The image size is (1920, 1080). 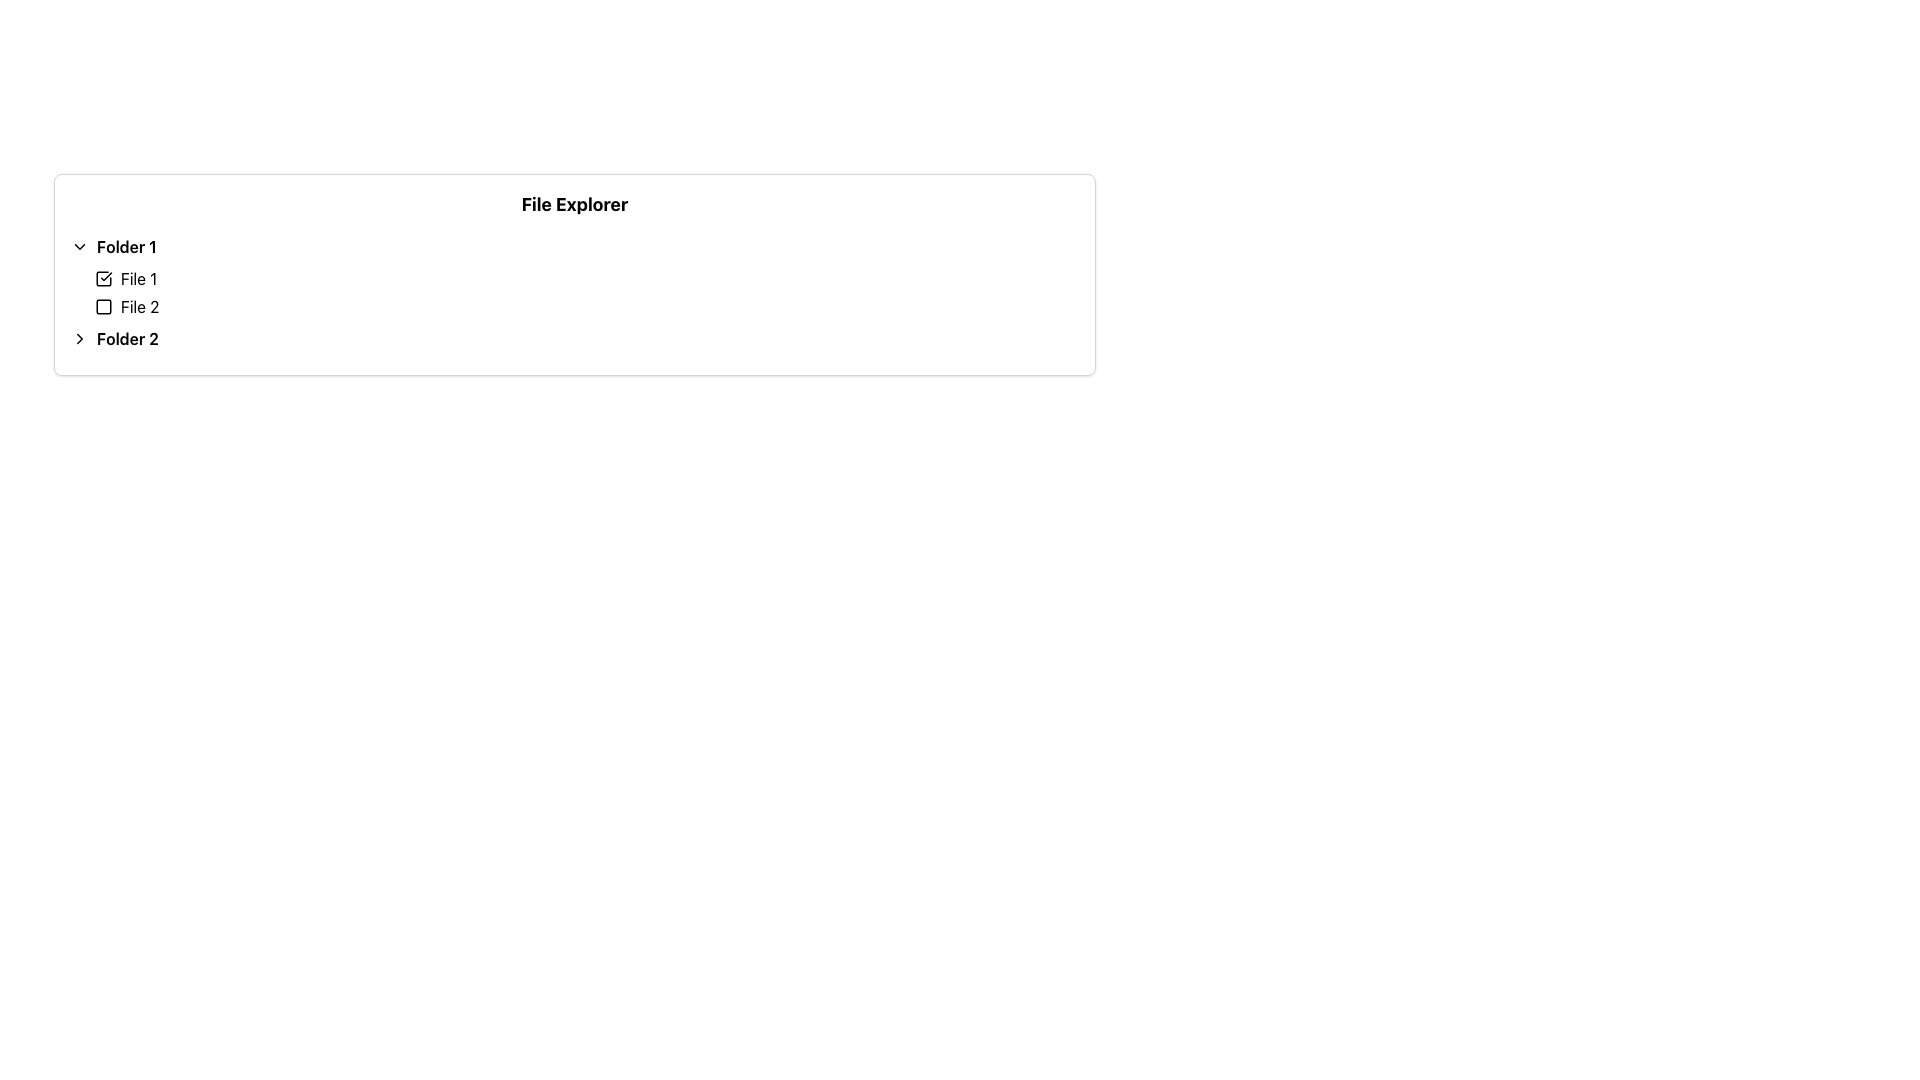 I want to click on the small triangular arrow icon pointing to the right, which is the directional indicator for the second folder labeled 'Folder 2', so click(x=80, y=338).